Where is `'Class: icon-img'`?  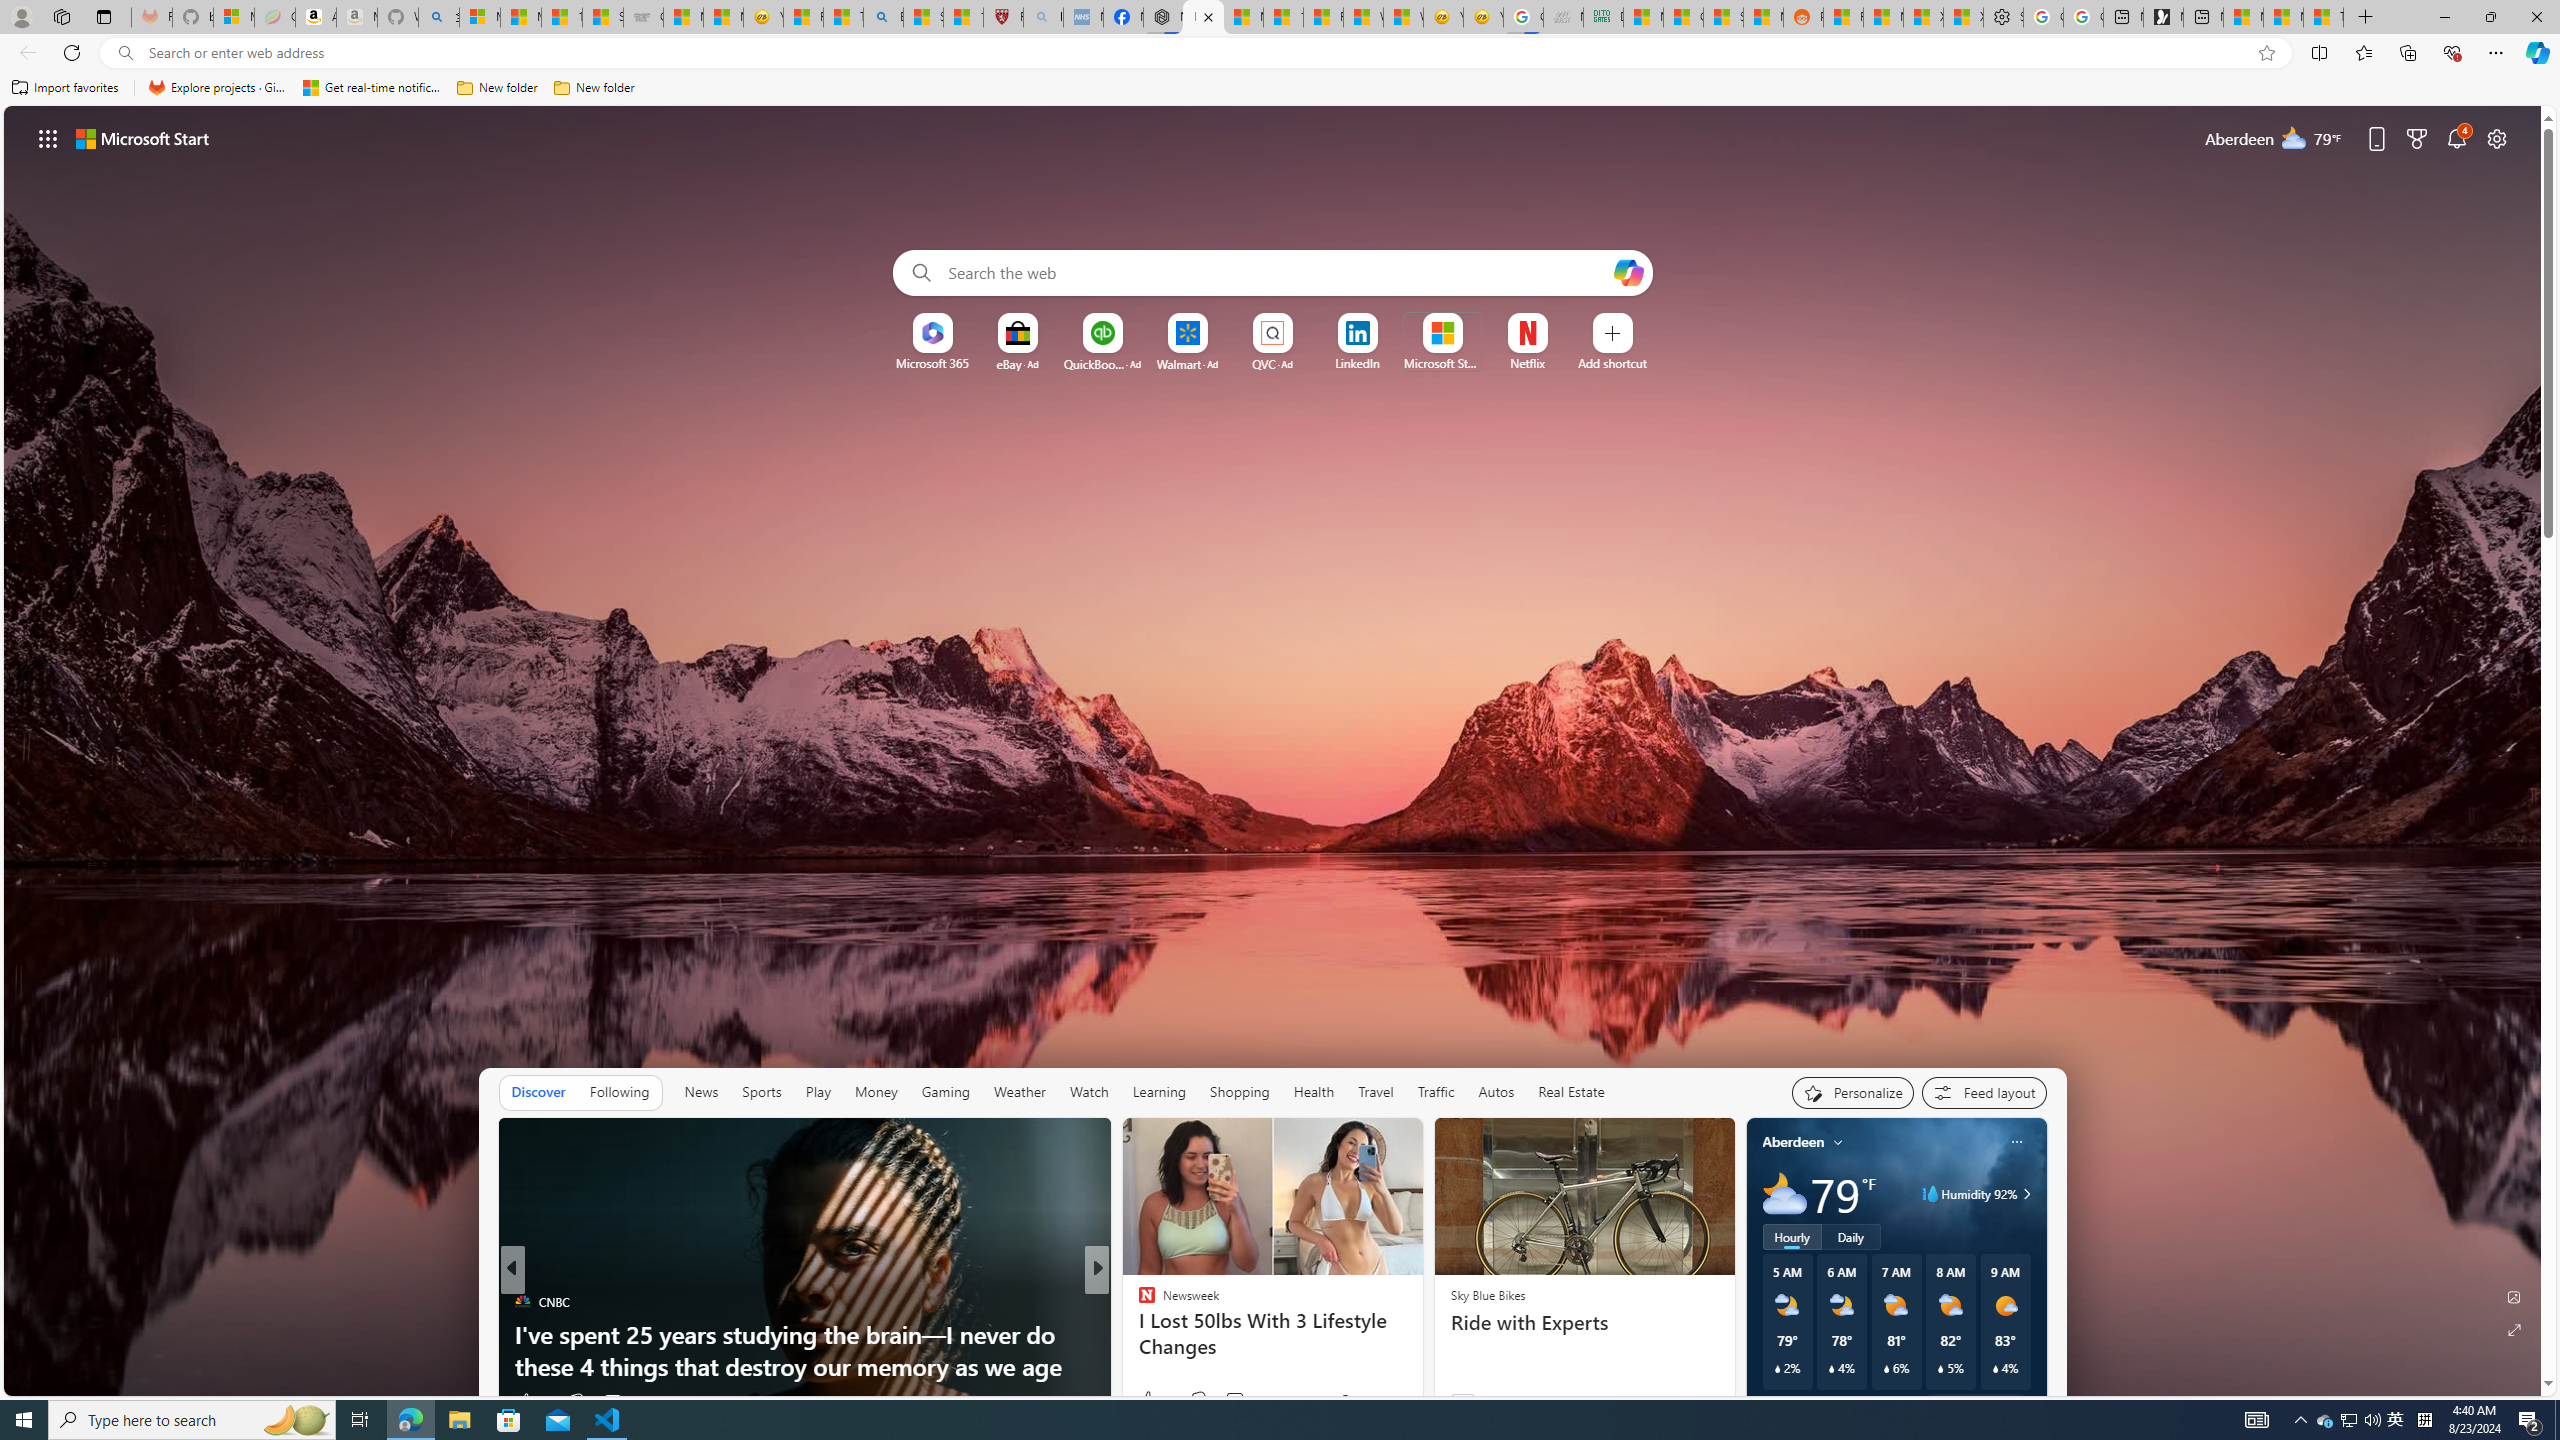
'Class: icon-img' is located at coordinates (2015, 1141).